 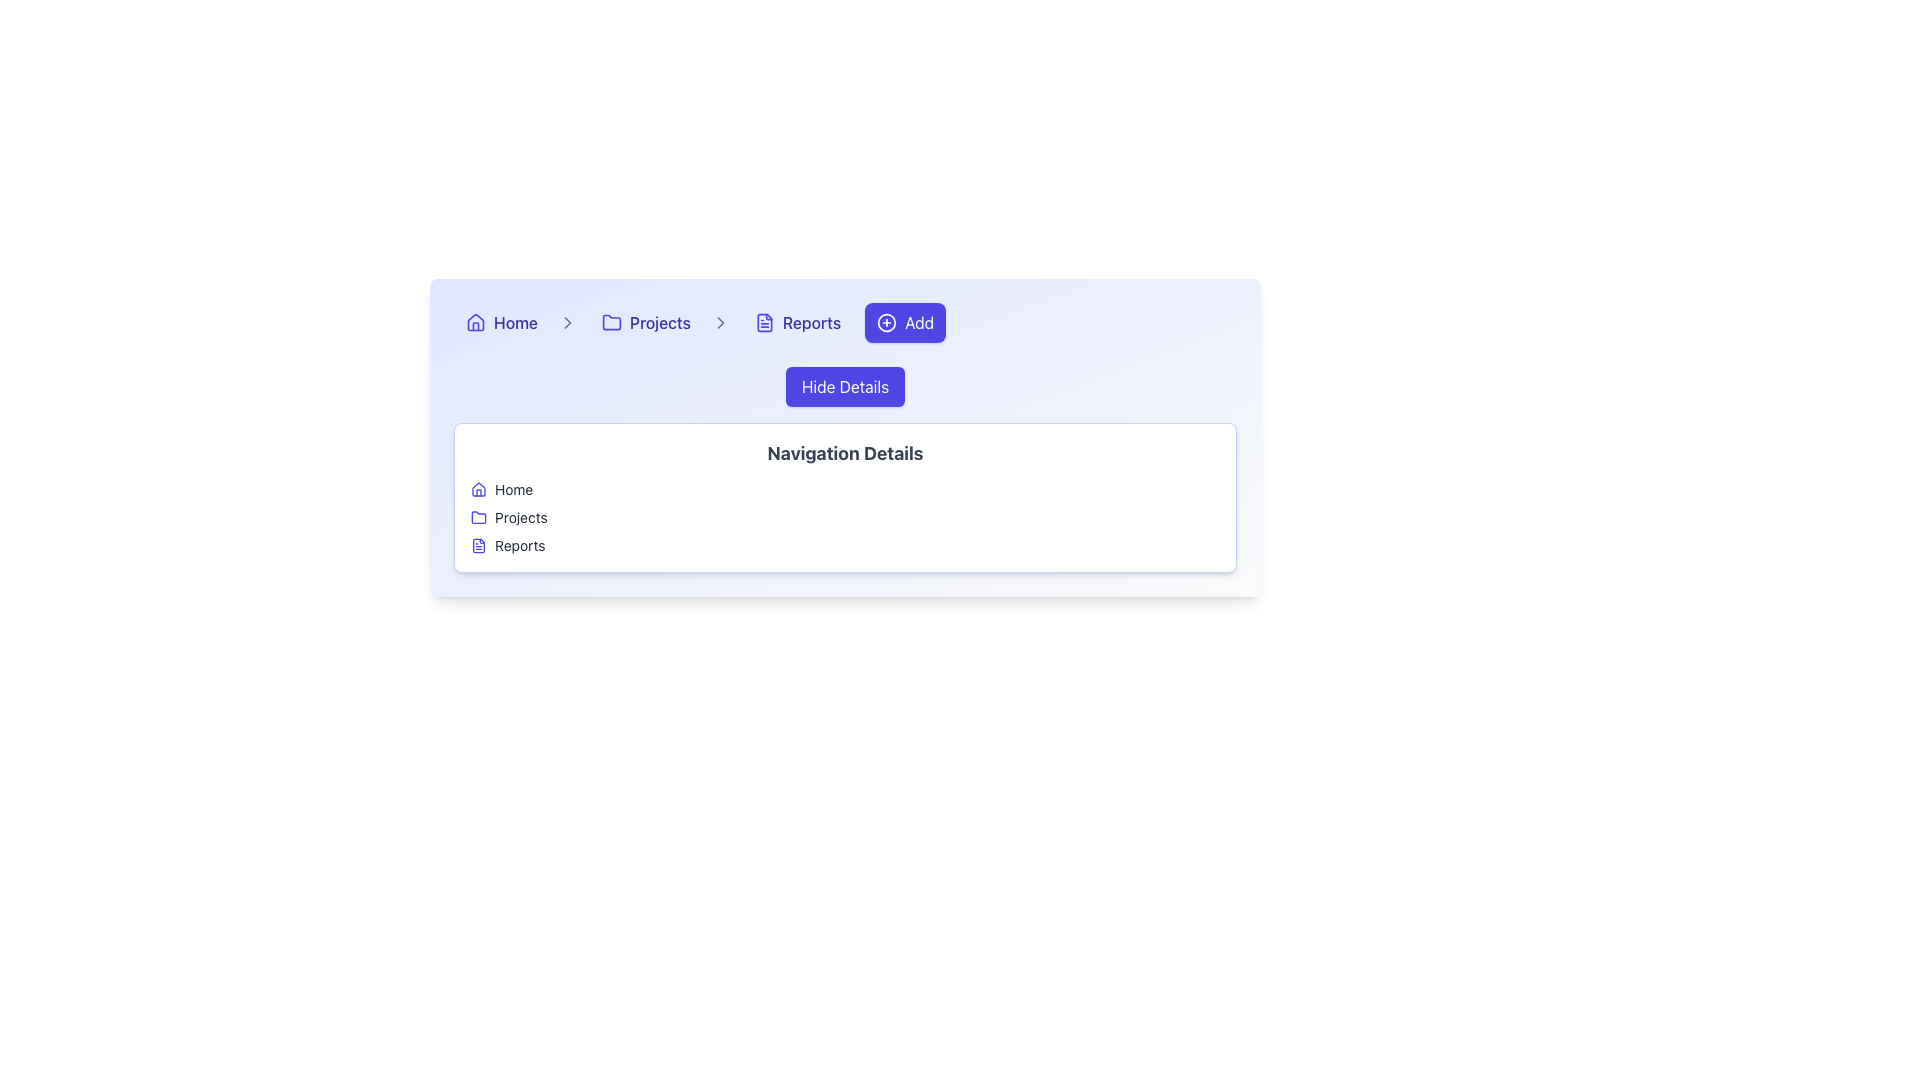 What do you see at coordinates (474, 322) in the screenshot?
I see `the 'Home' icon, which is a house icon located at the beginning of the breadcrumb navigation bar` at bounding box center [474, 322].